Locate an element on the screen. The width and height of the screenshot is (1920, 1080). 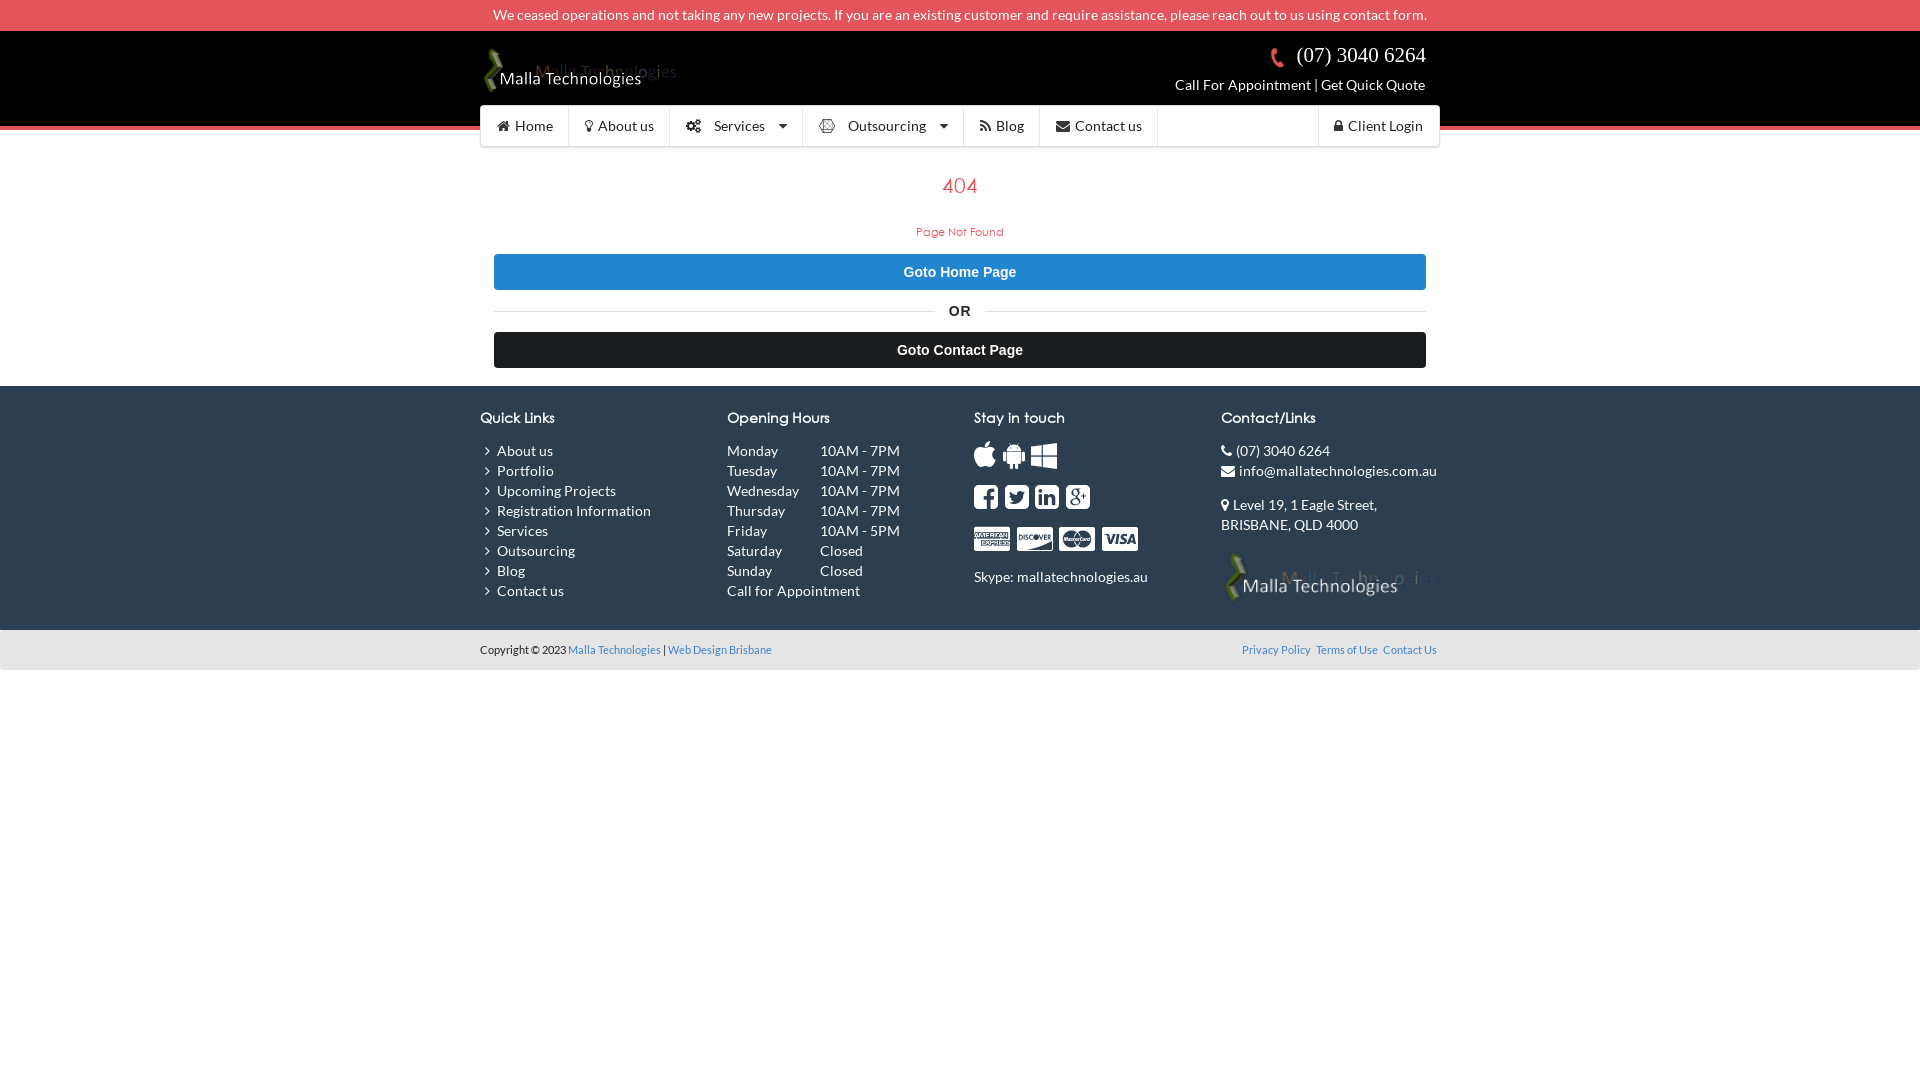
'Goto Contact Page' is located at coordinates (960, 349).